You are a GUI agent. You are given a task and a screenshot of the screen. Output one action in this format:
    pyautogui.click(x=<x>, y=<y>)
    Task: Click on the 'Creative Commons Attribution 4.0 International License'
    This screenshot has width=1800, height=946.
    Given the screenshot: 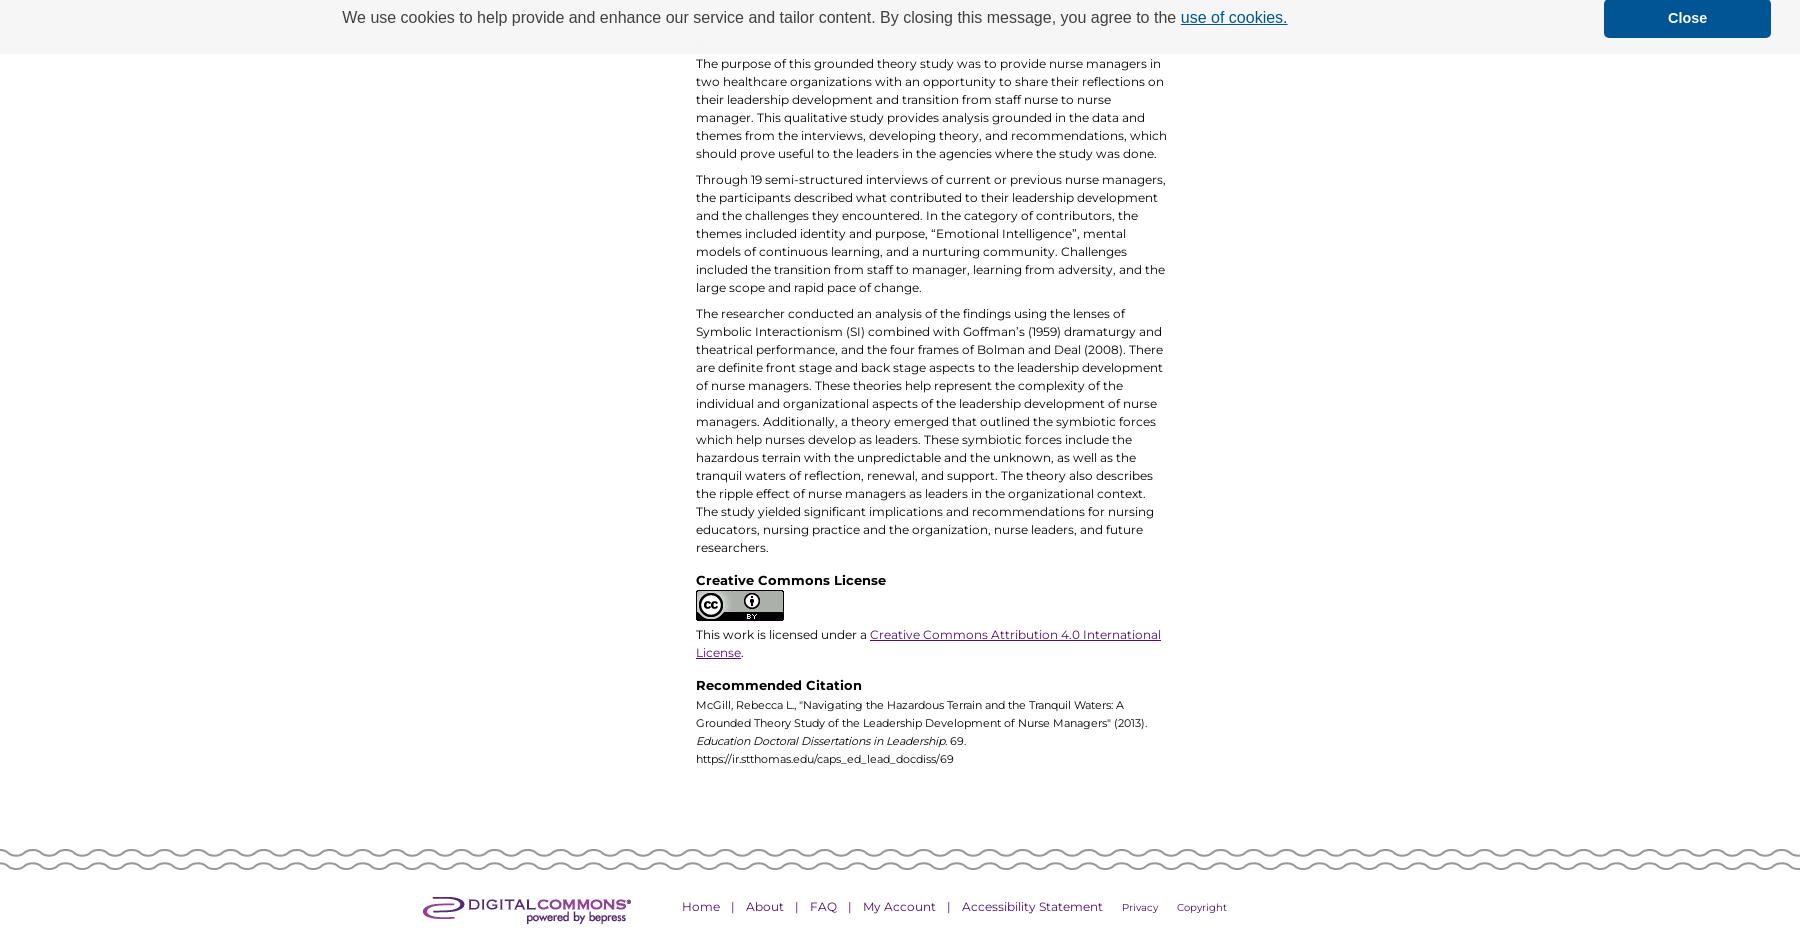 What is the action you would take?
    pyautogui.click(x=927, y=643)
    